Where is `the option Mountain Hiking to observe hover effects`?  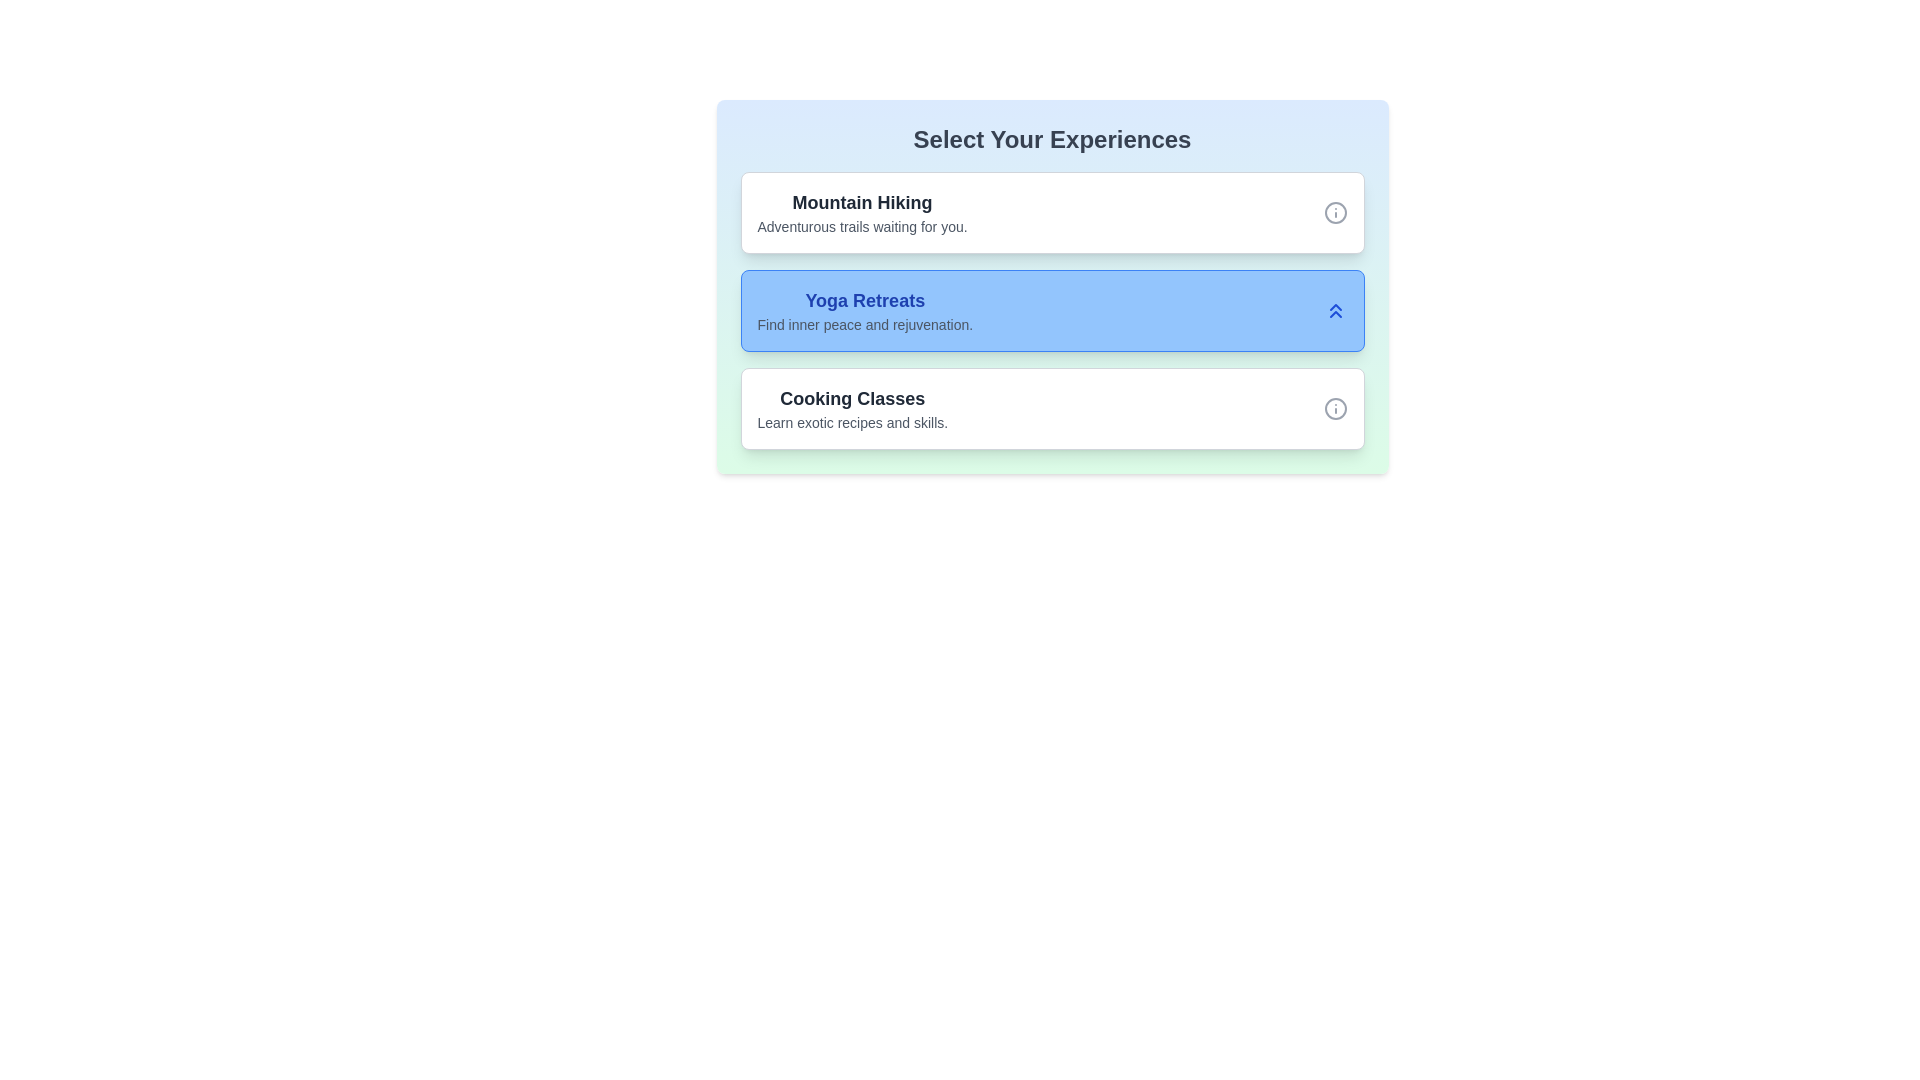
the option Mountain Hiking to observe hover effects is located at coordinates (1051, 212).